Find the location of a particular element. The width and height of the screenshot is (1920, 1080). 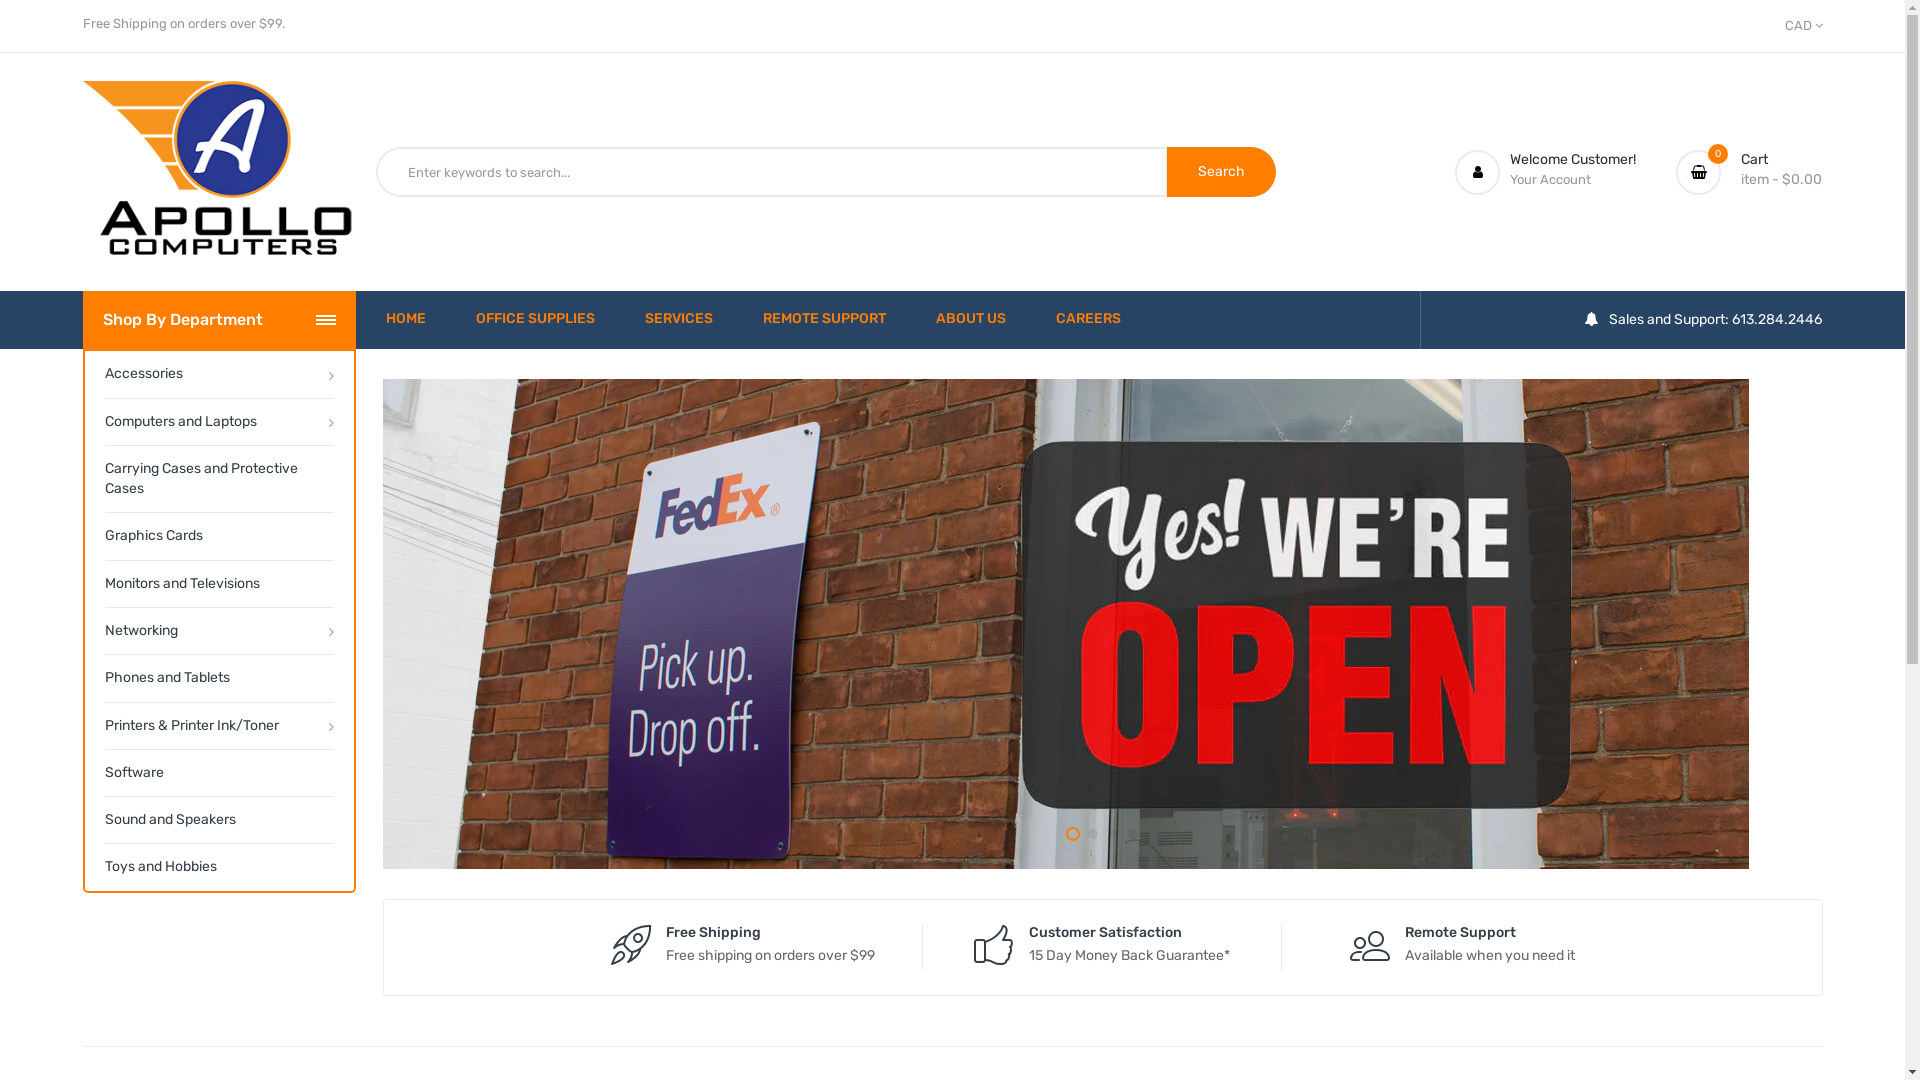

'Graphics Cards' is located at coordinates (218, 534).